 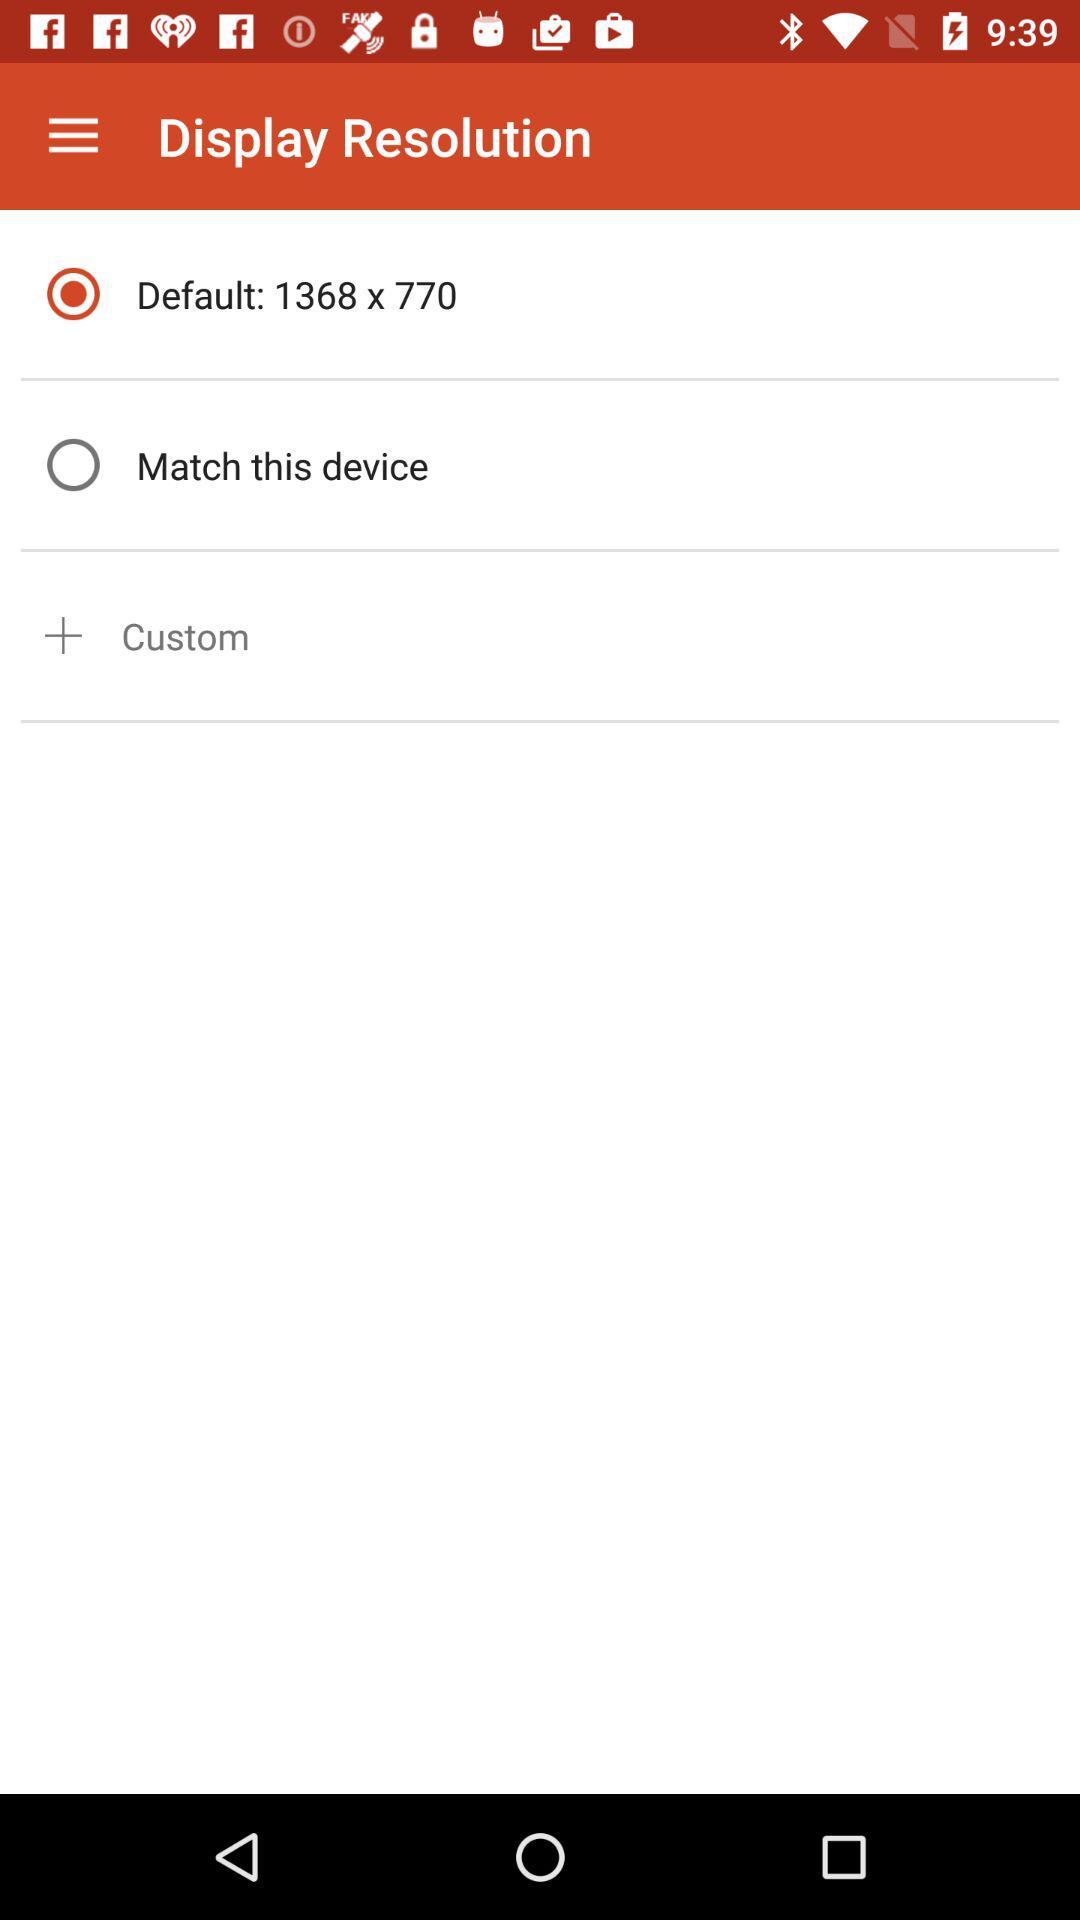 I want to click on item to the left of the custom icon, so click(x=62, y=634).